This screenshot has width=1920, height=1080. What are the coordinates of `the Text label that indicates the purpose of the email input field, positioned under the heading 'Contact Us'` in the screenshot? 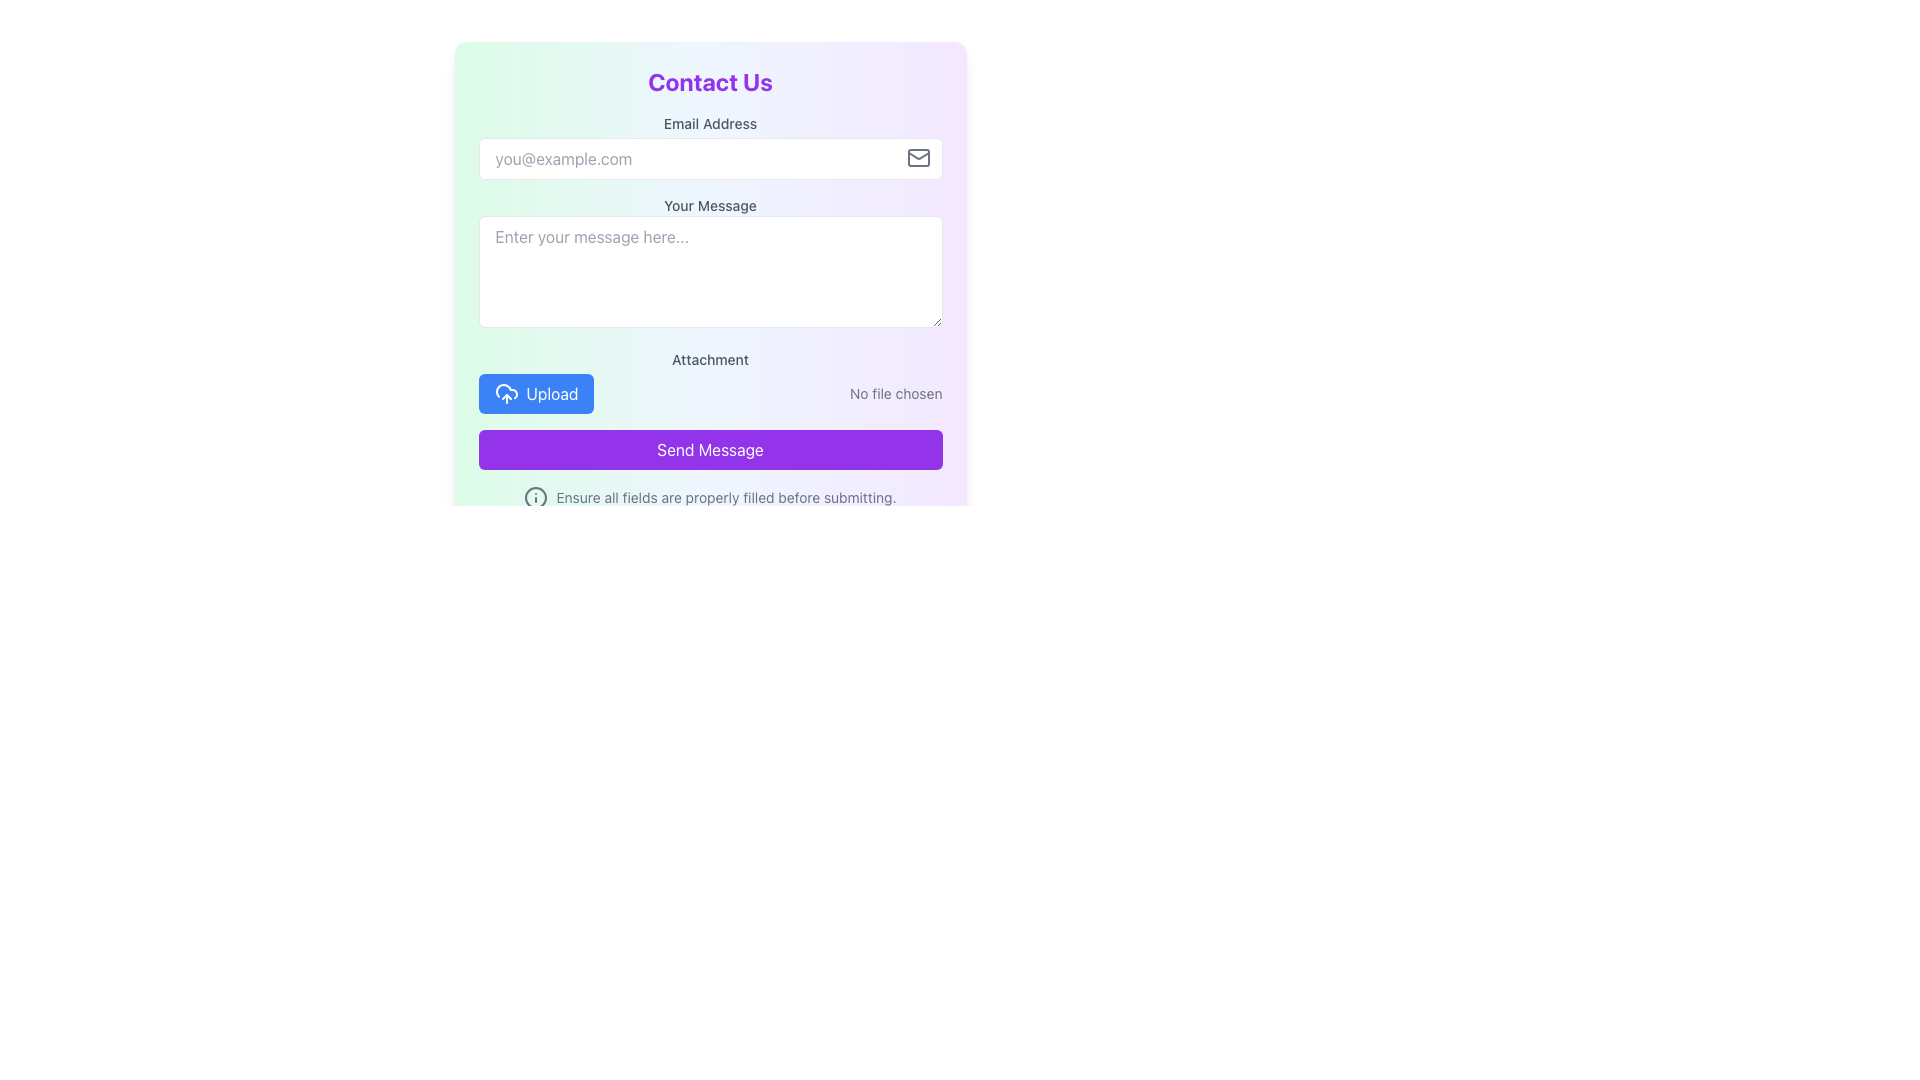 It's located at (710, 123).